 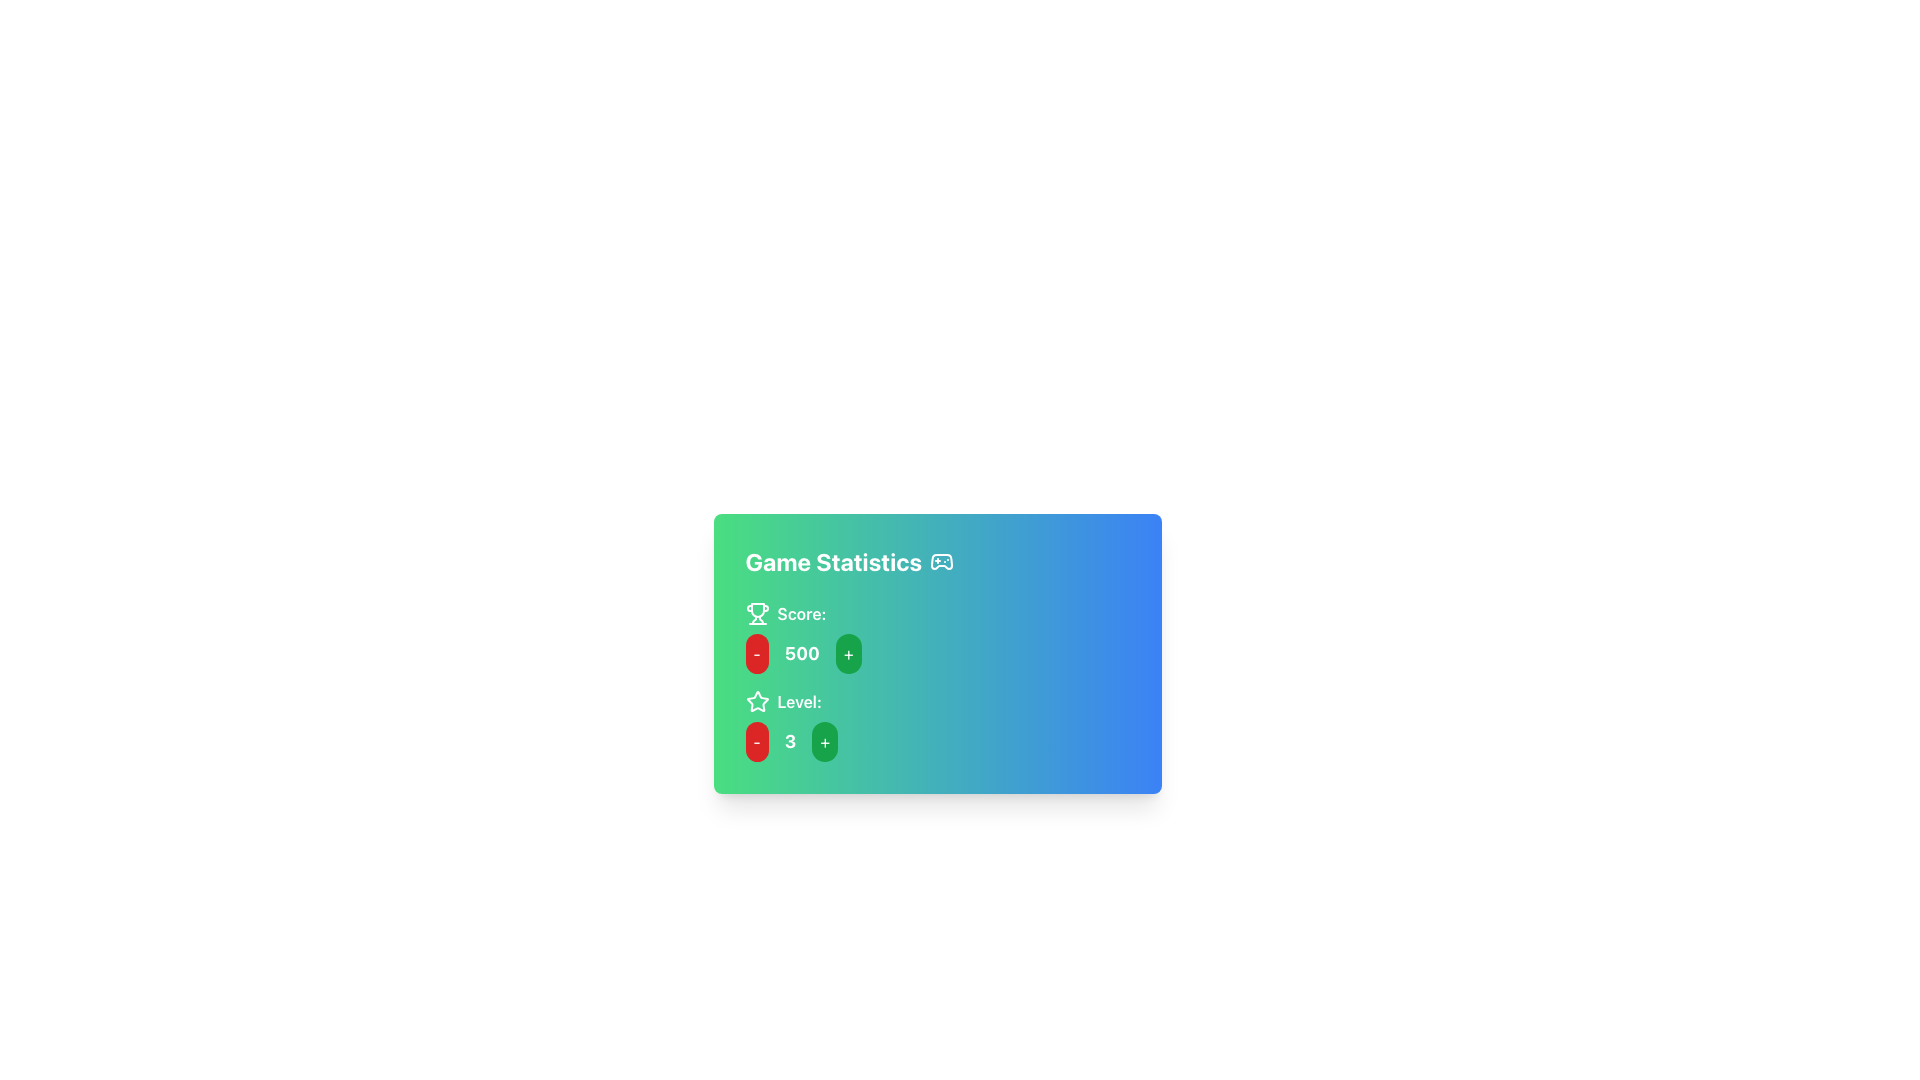 What do you see at coordinates (756, 700) in the screenshot?
I see `the star icon located next to the label 'Level:' in the Level section of the user interface` at bounding box center [756, 700].